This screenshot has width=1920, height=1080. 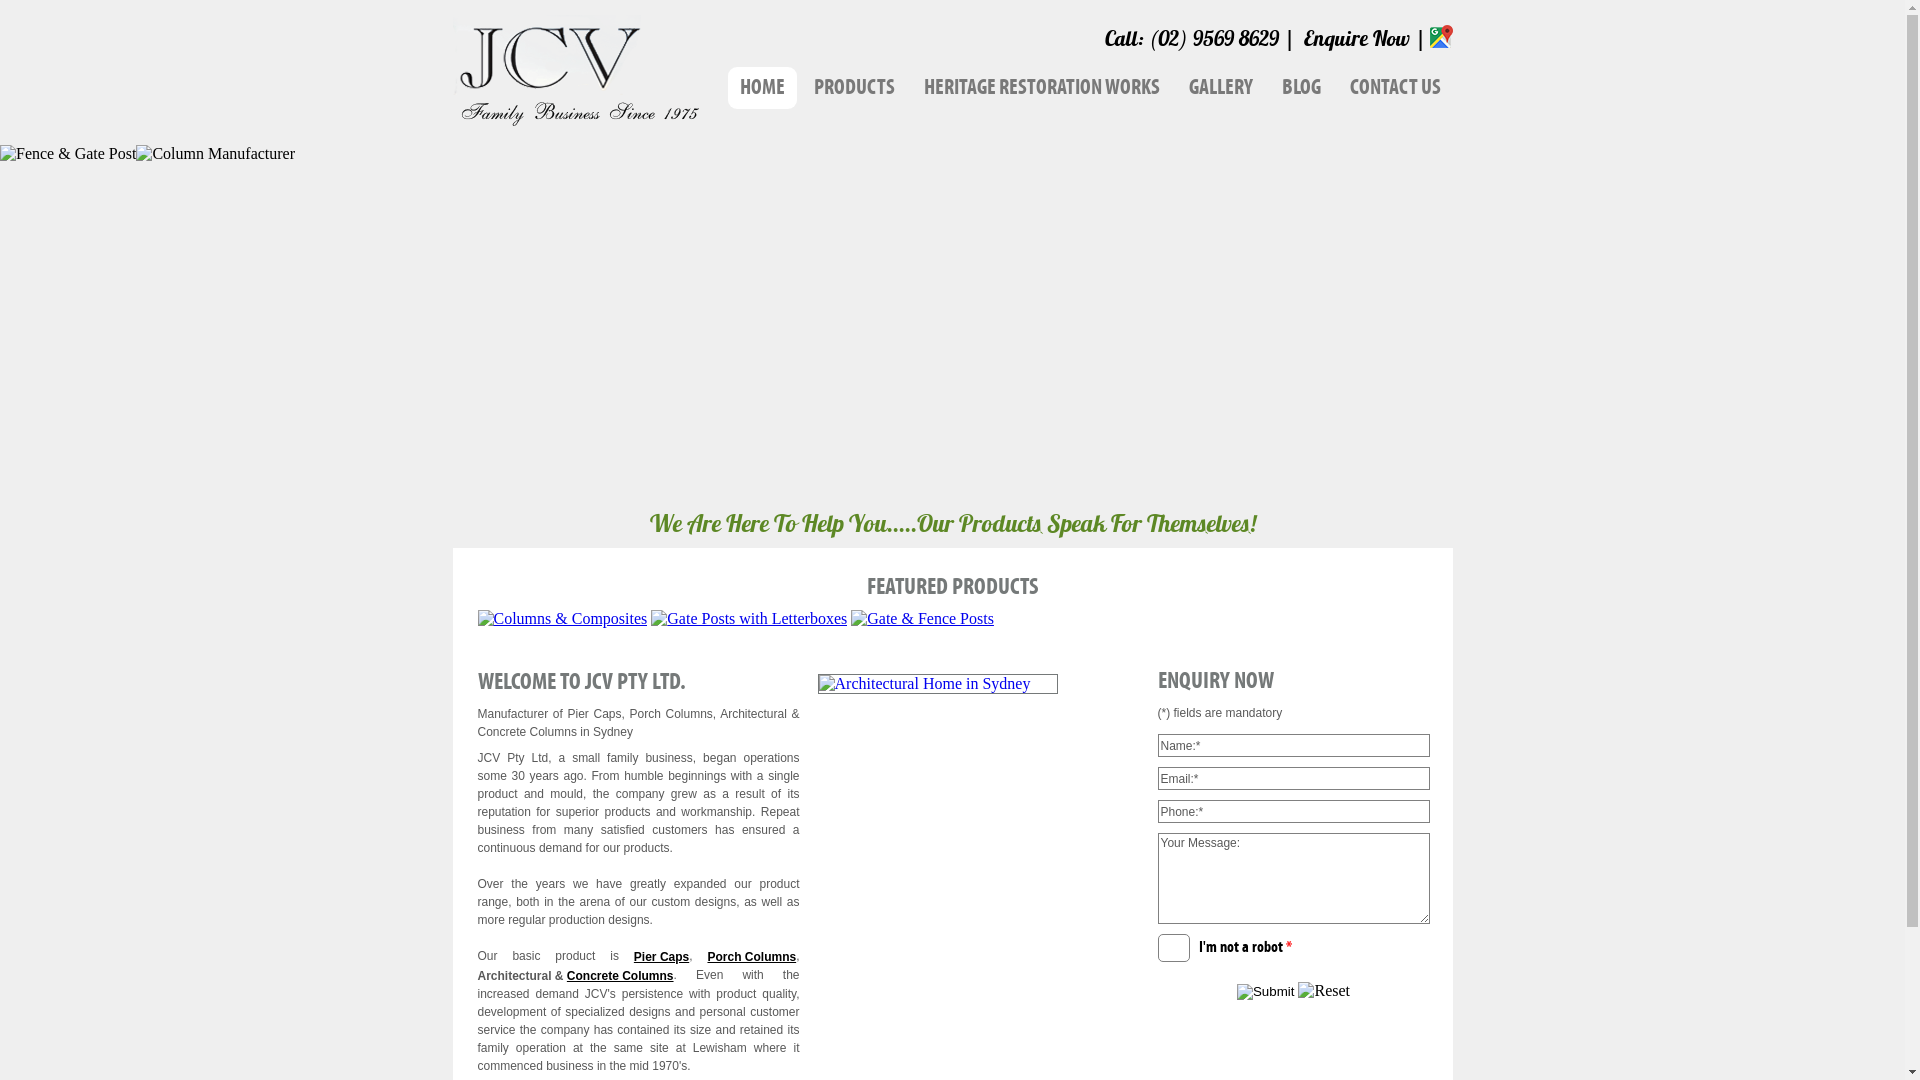 I want to click on 'Reset', so click(x=1324, y=991).